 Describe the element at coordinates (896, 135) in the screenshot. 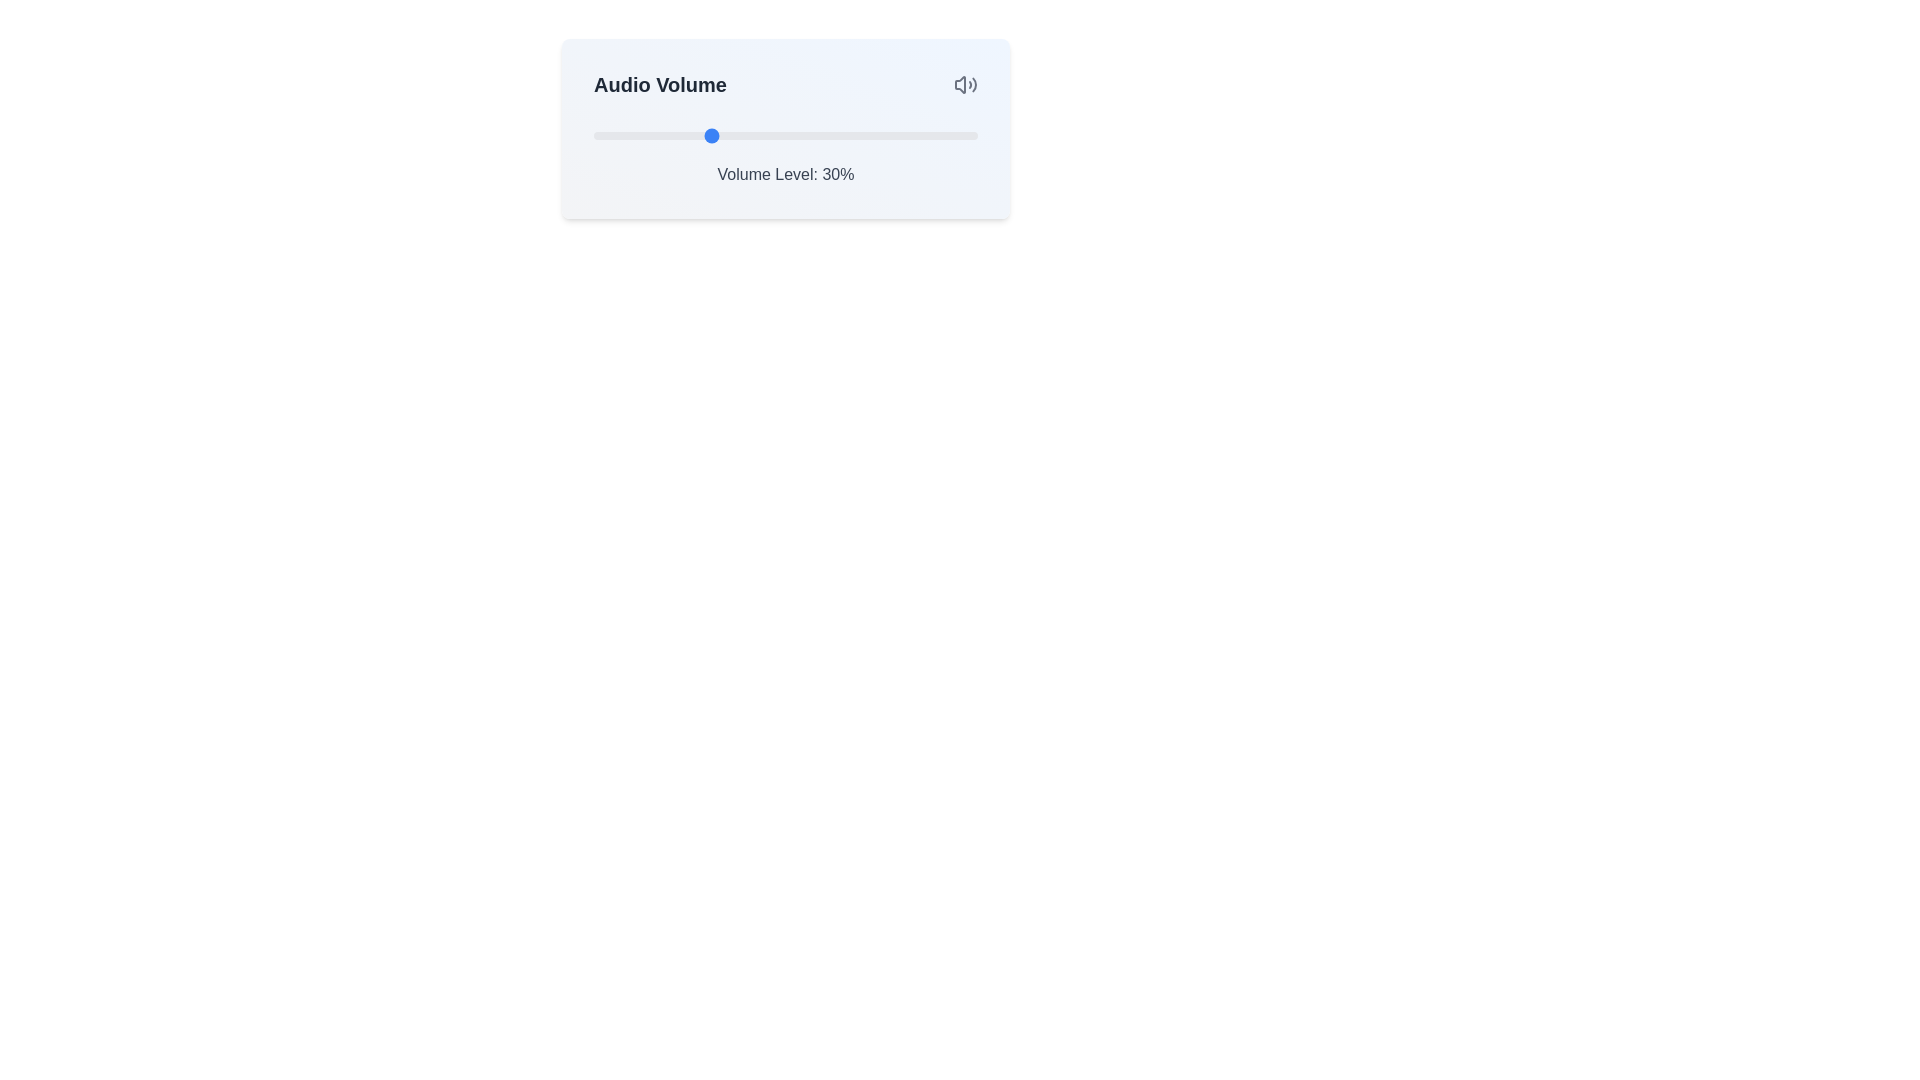

I see `the volume level` at that location.